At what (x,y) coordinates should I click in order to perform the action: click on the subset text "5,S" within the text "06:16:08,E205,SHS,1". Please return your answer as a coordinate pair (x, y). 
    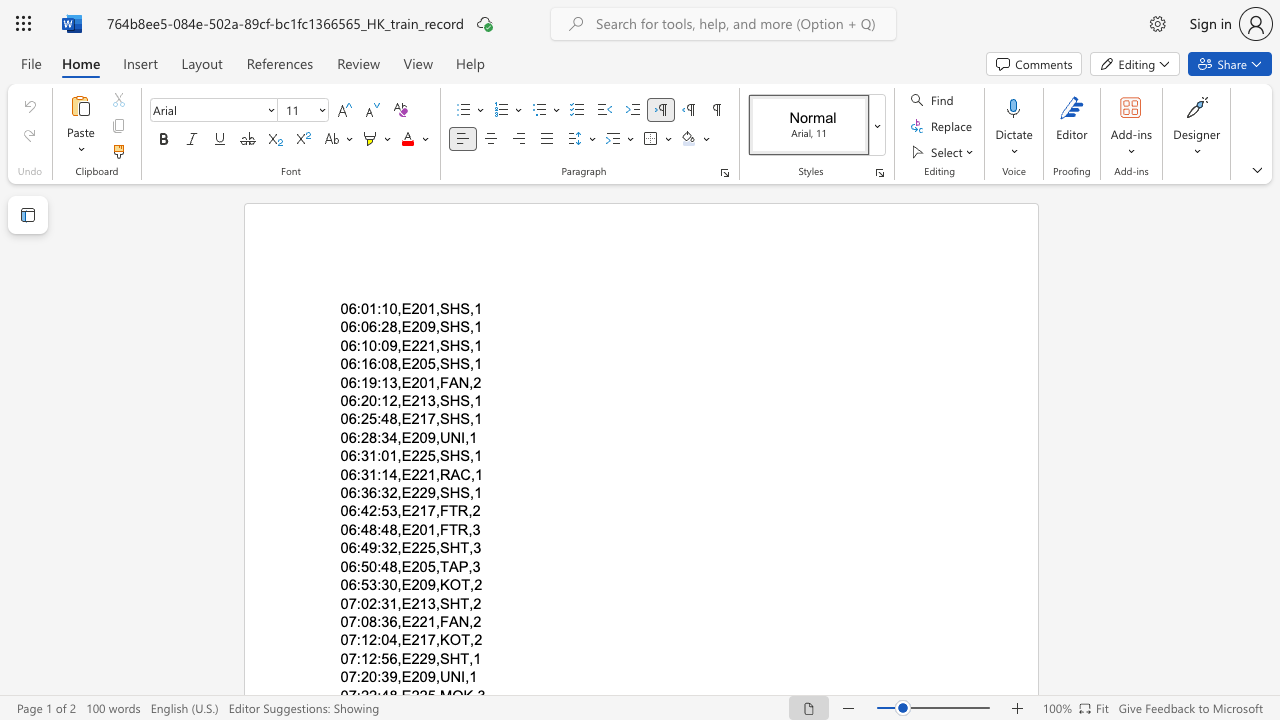
    Looking at the image, I should click on (426, 364).